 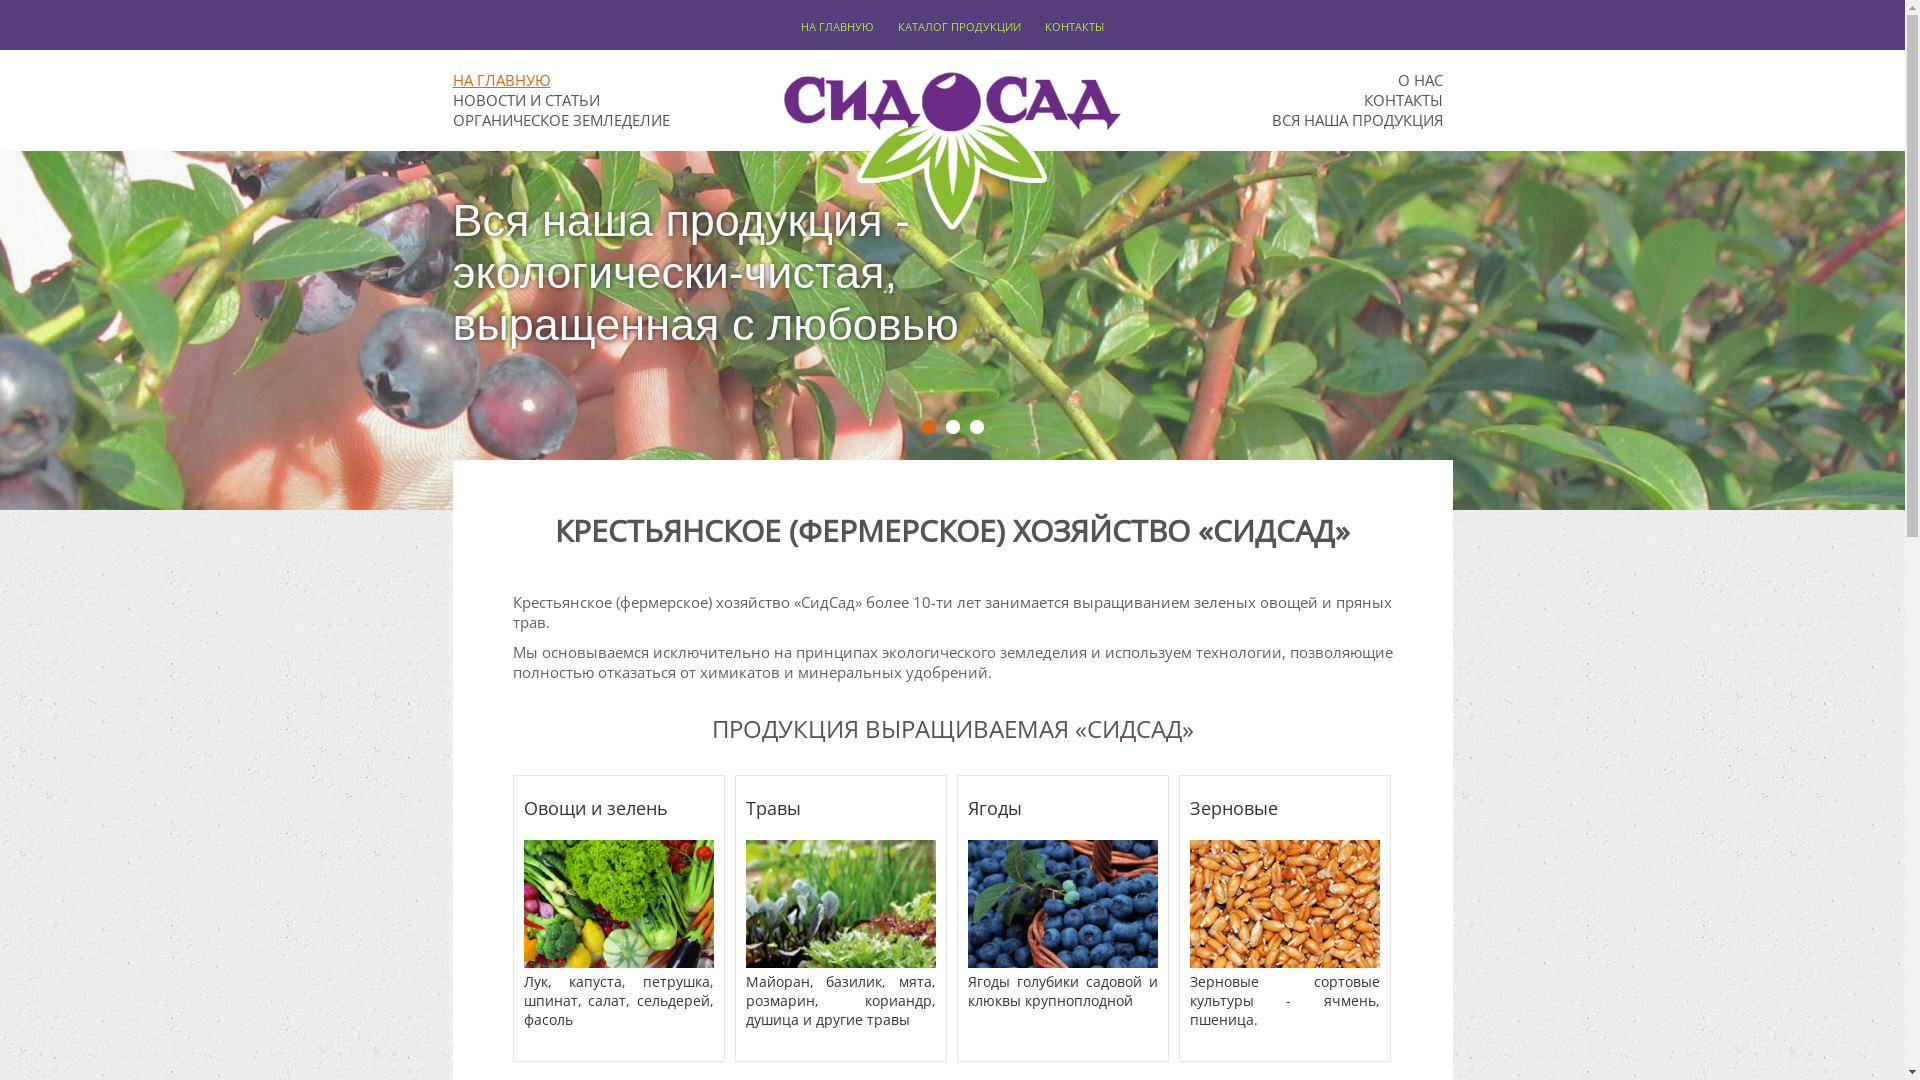 I want to click on '2', so click(x=952, y=426).